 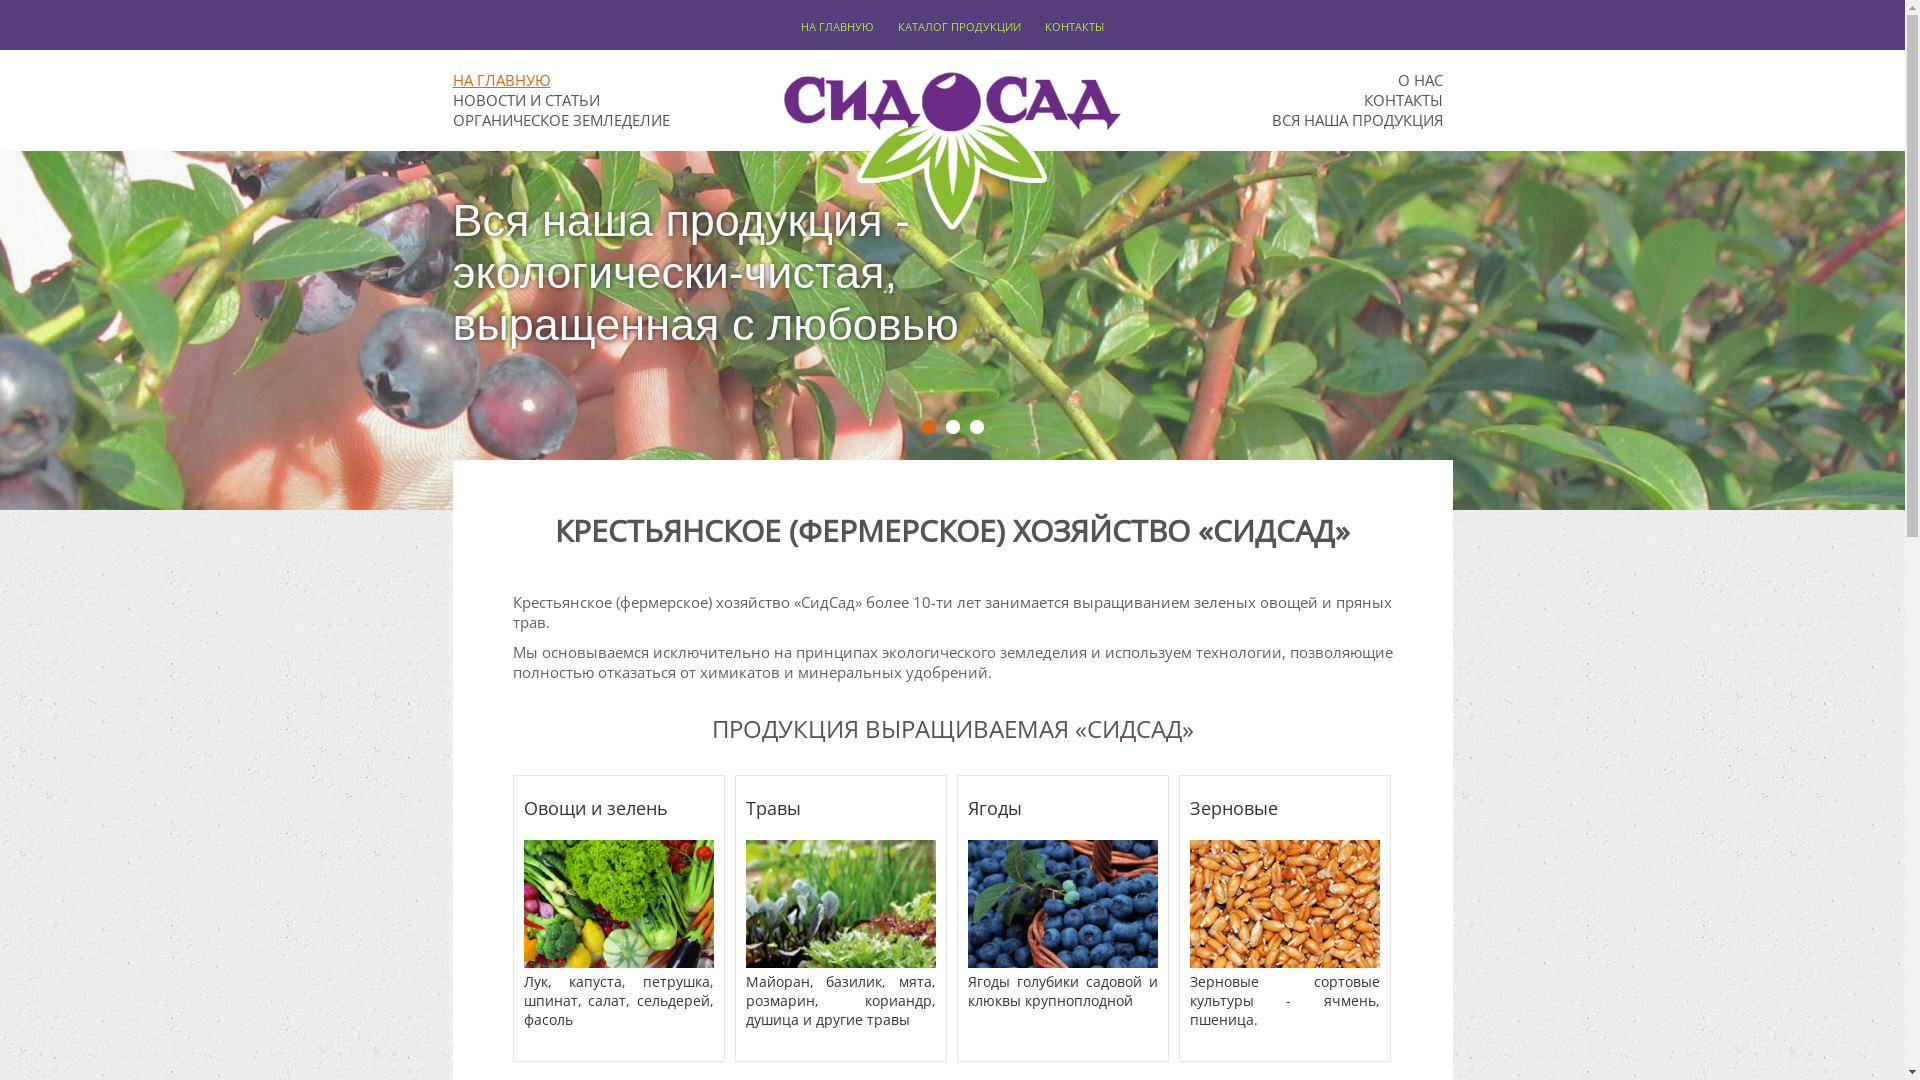 I want to click on '2', so click(x=952, y=426).